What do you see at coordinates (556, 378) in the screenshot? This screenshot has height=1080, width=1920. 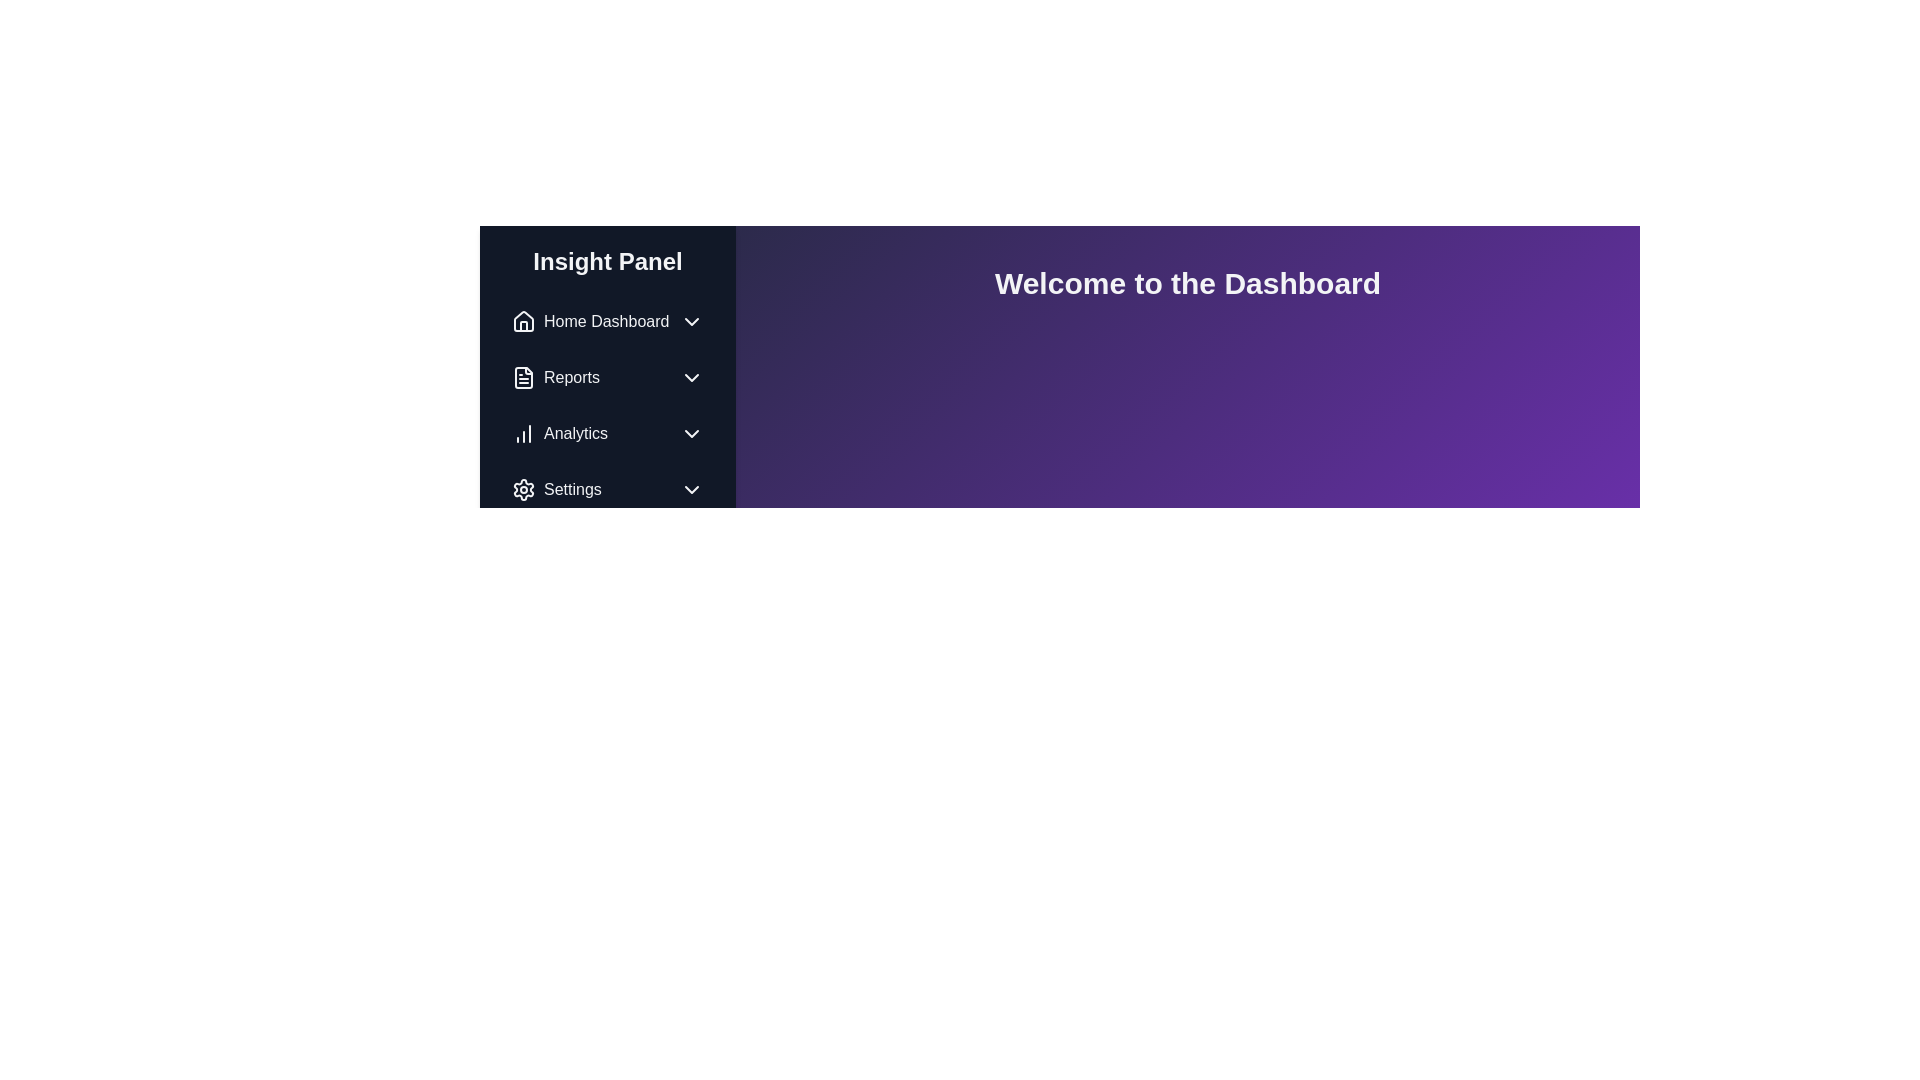 I see `the 'Reports' navigation menu item, which is the second item in the vertical list on the left-hand navigation panel` at bounding box center [556, 378].